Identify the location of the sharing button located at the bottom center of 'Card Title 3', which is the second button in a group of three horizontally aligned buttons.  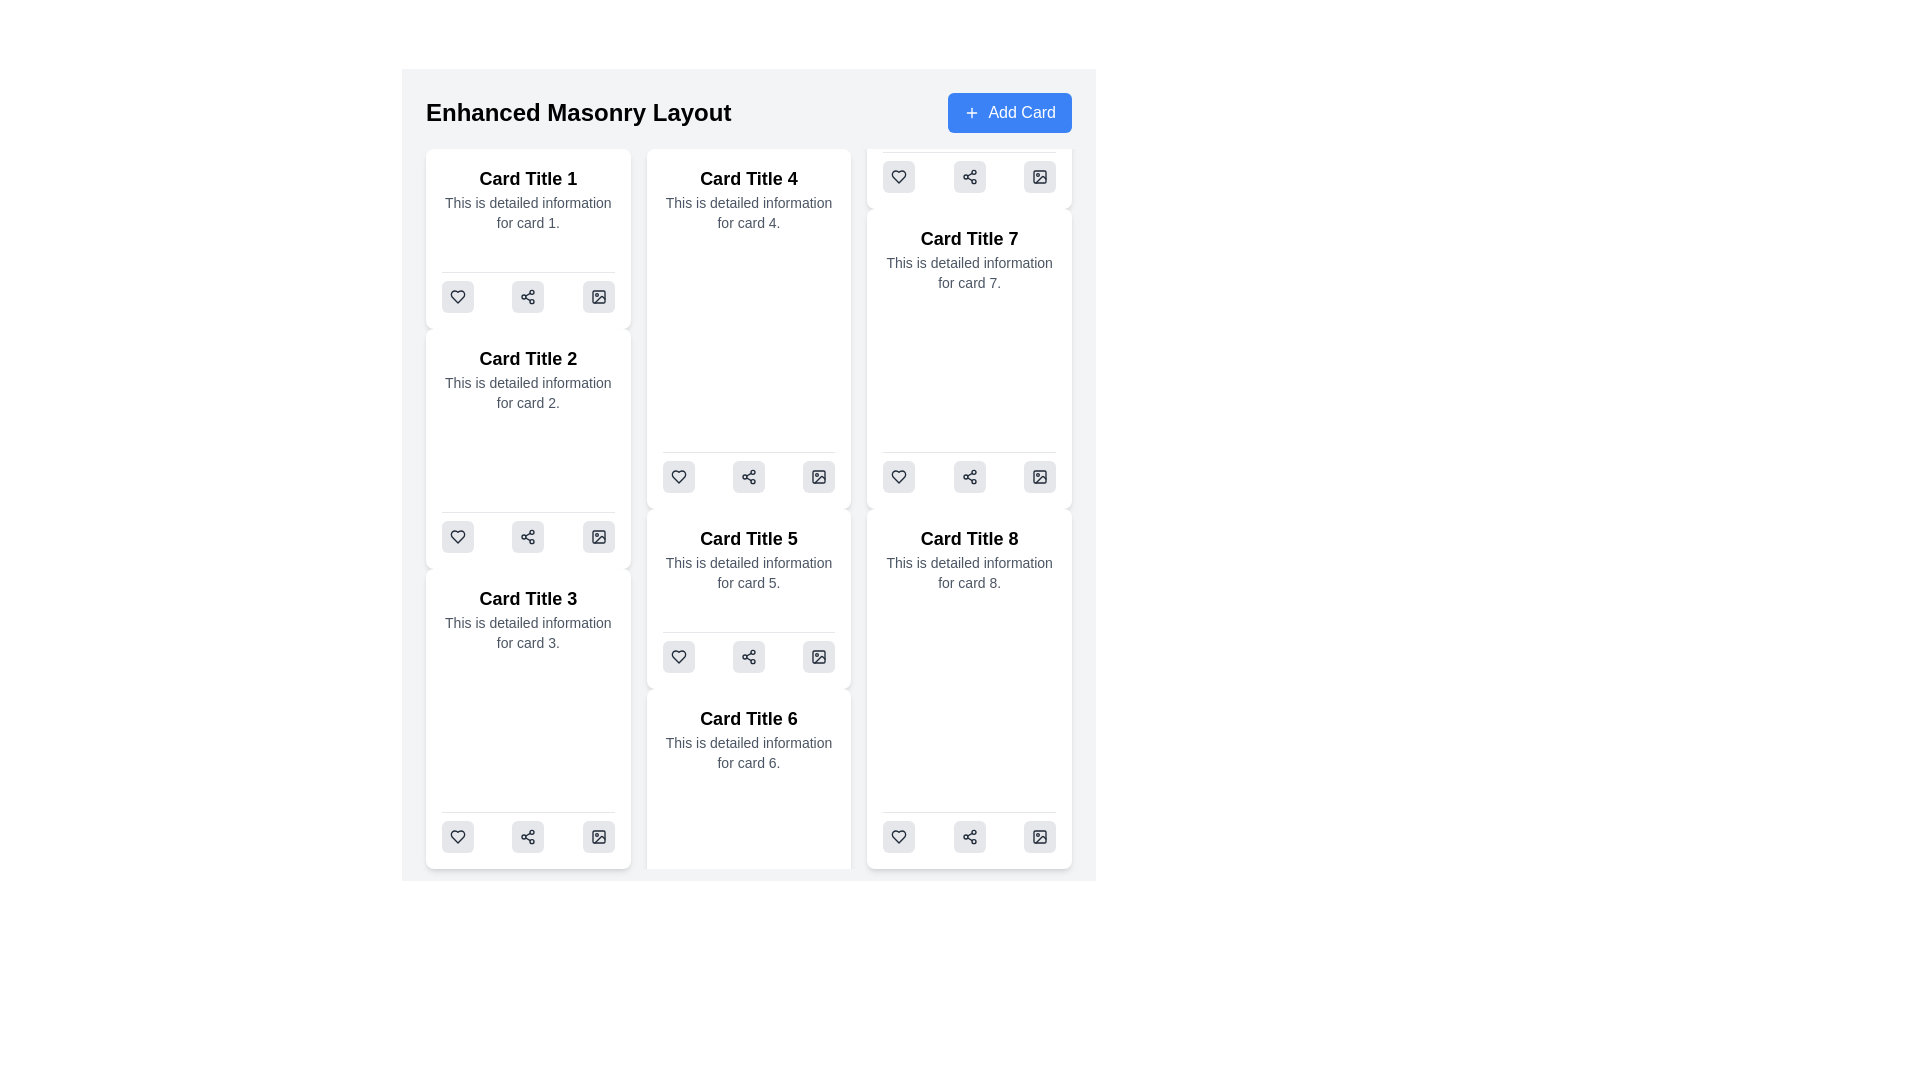
(528, 837).